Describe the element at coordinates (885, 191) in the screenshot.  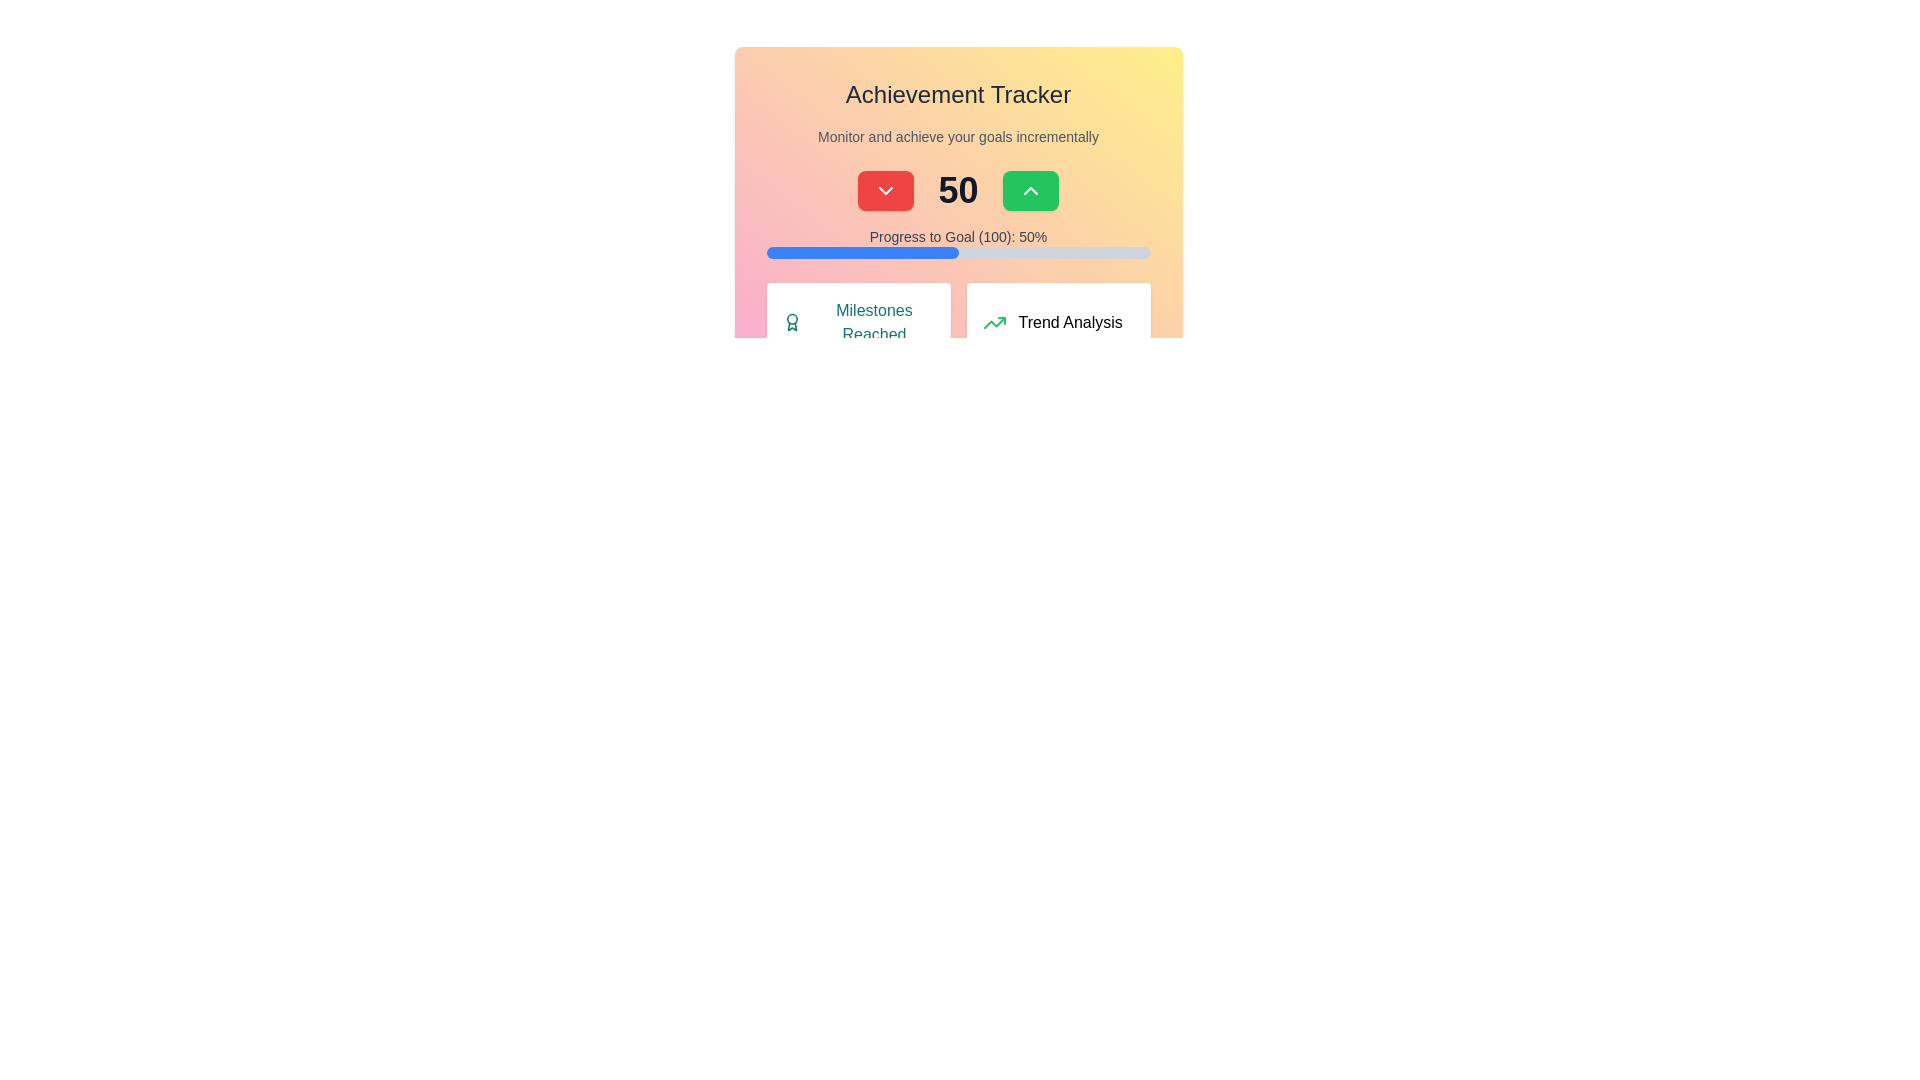
I see `the rectangular button with a red background and a downward arrow icon, located to the left of the numerical '50'` at that location.